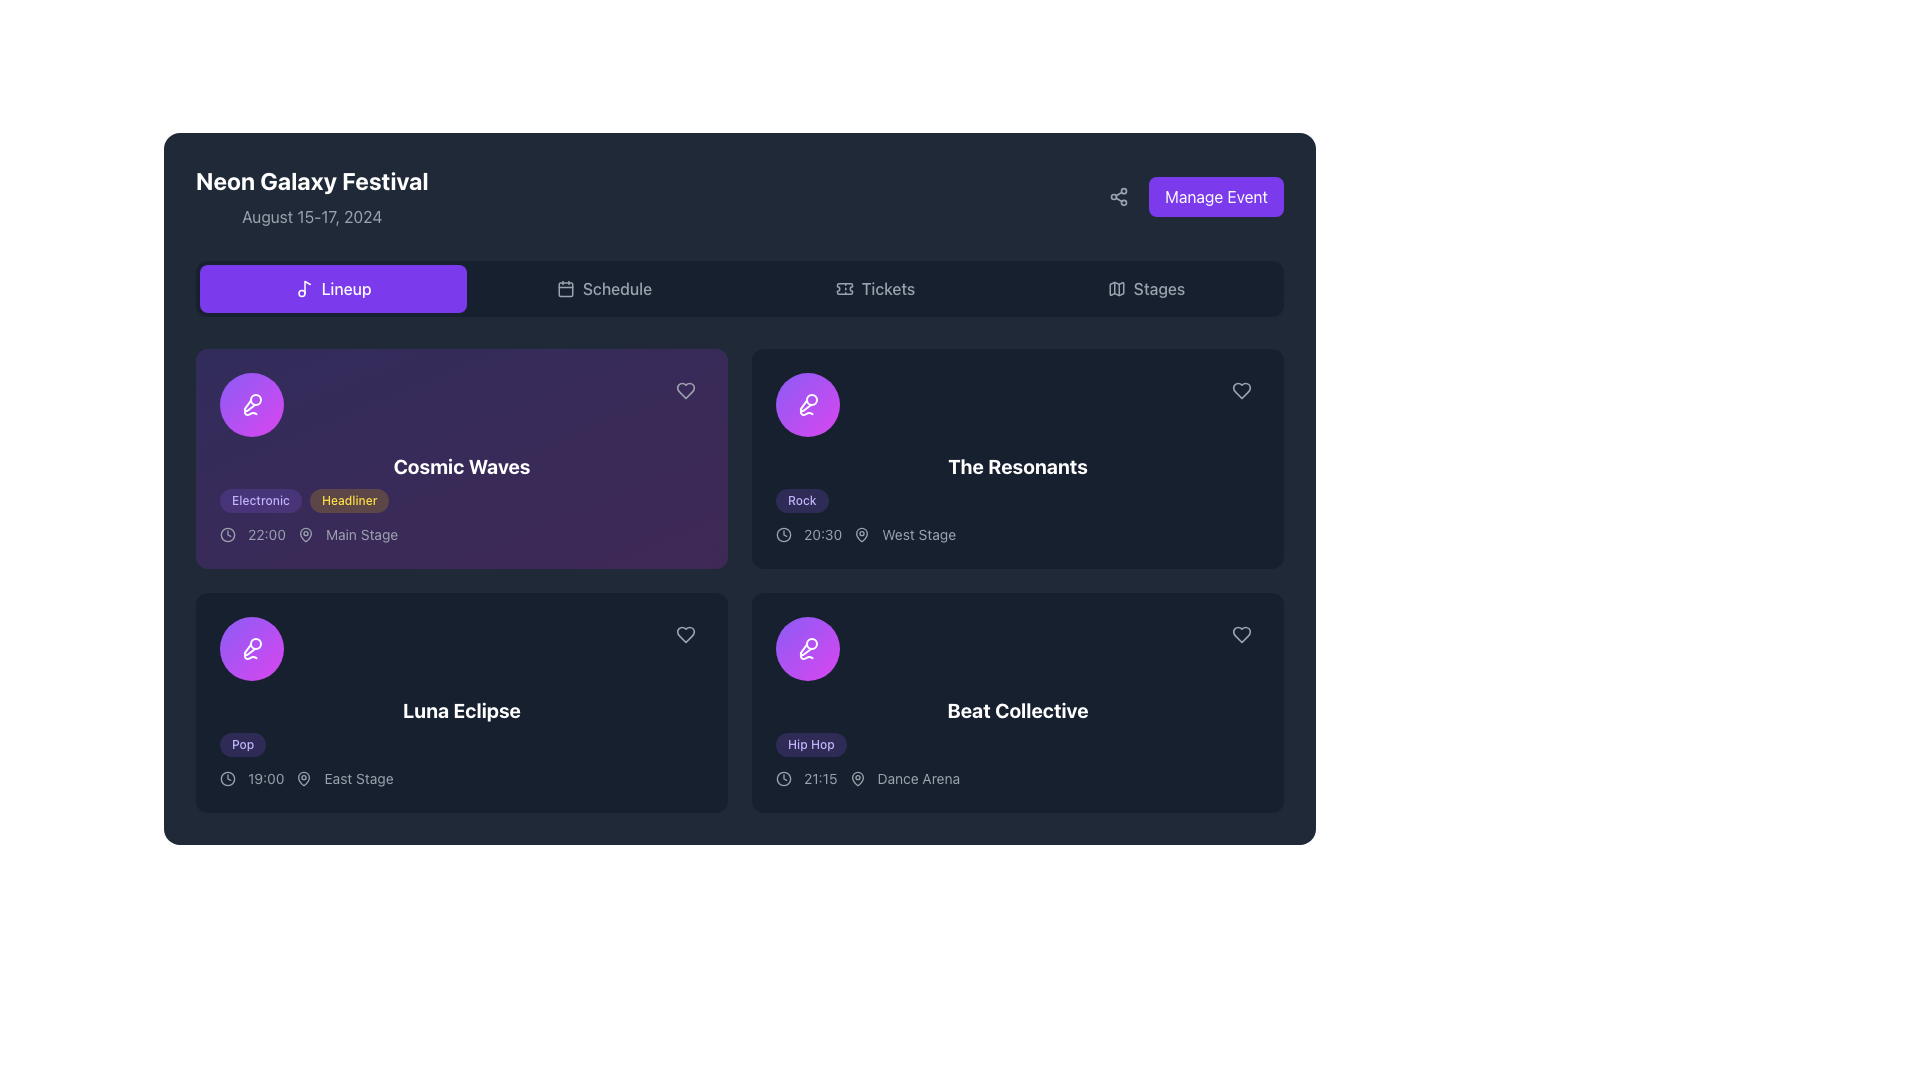 The width and height of the screenshot is (1920, 1080). I want to click on the microphone icon located in the left circular icon of the 'Cosmic Waves' event card, which is positioned in the first row and first column of the event grid, so click(251, 648).